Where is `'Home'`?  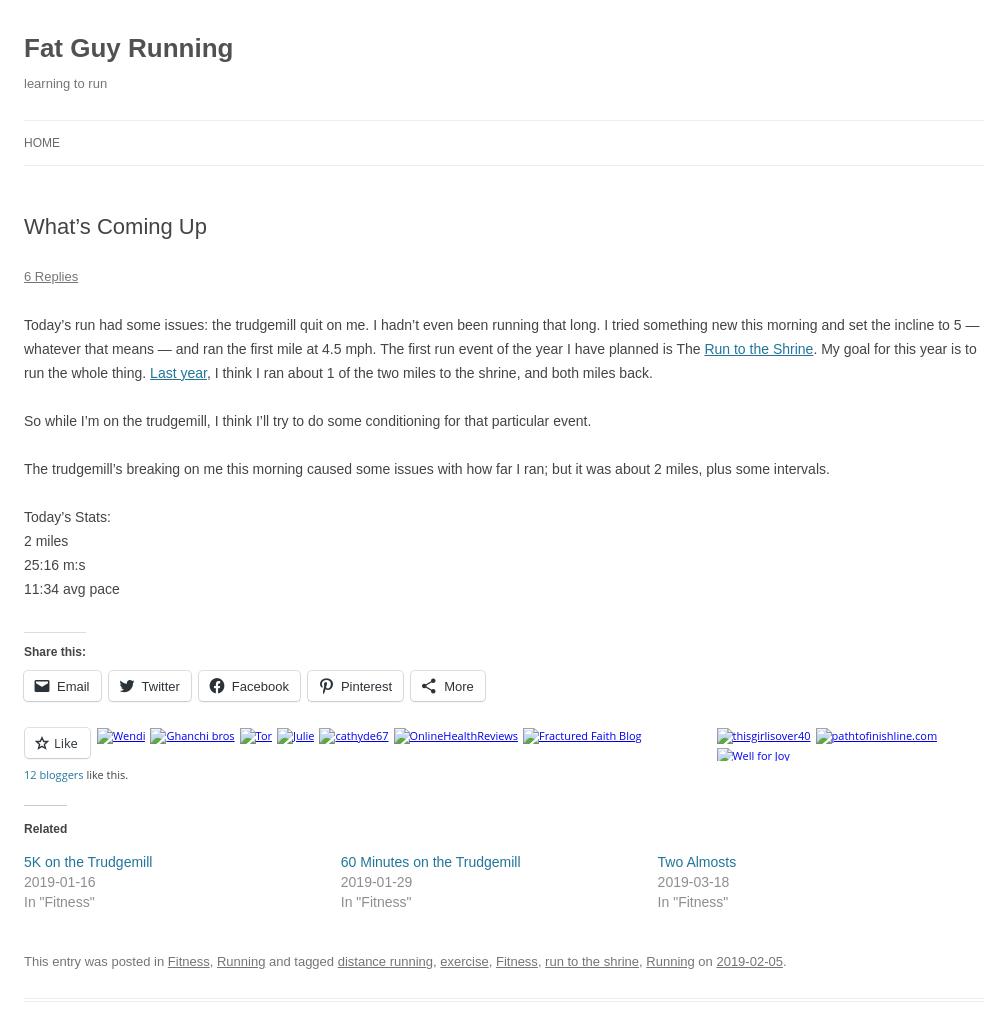 'Home' is located at coordinates (42, 142).